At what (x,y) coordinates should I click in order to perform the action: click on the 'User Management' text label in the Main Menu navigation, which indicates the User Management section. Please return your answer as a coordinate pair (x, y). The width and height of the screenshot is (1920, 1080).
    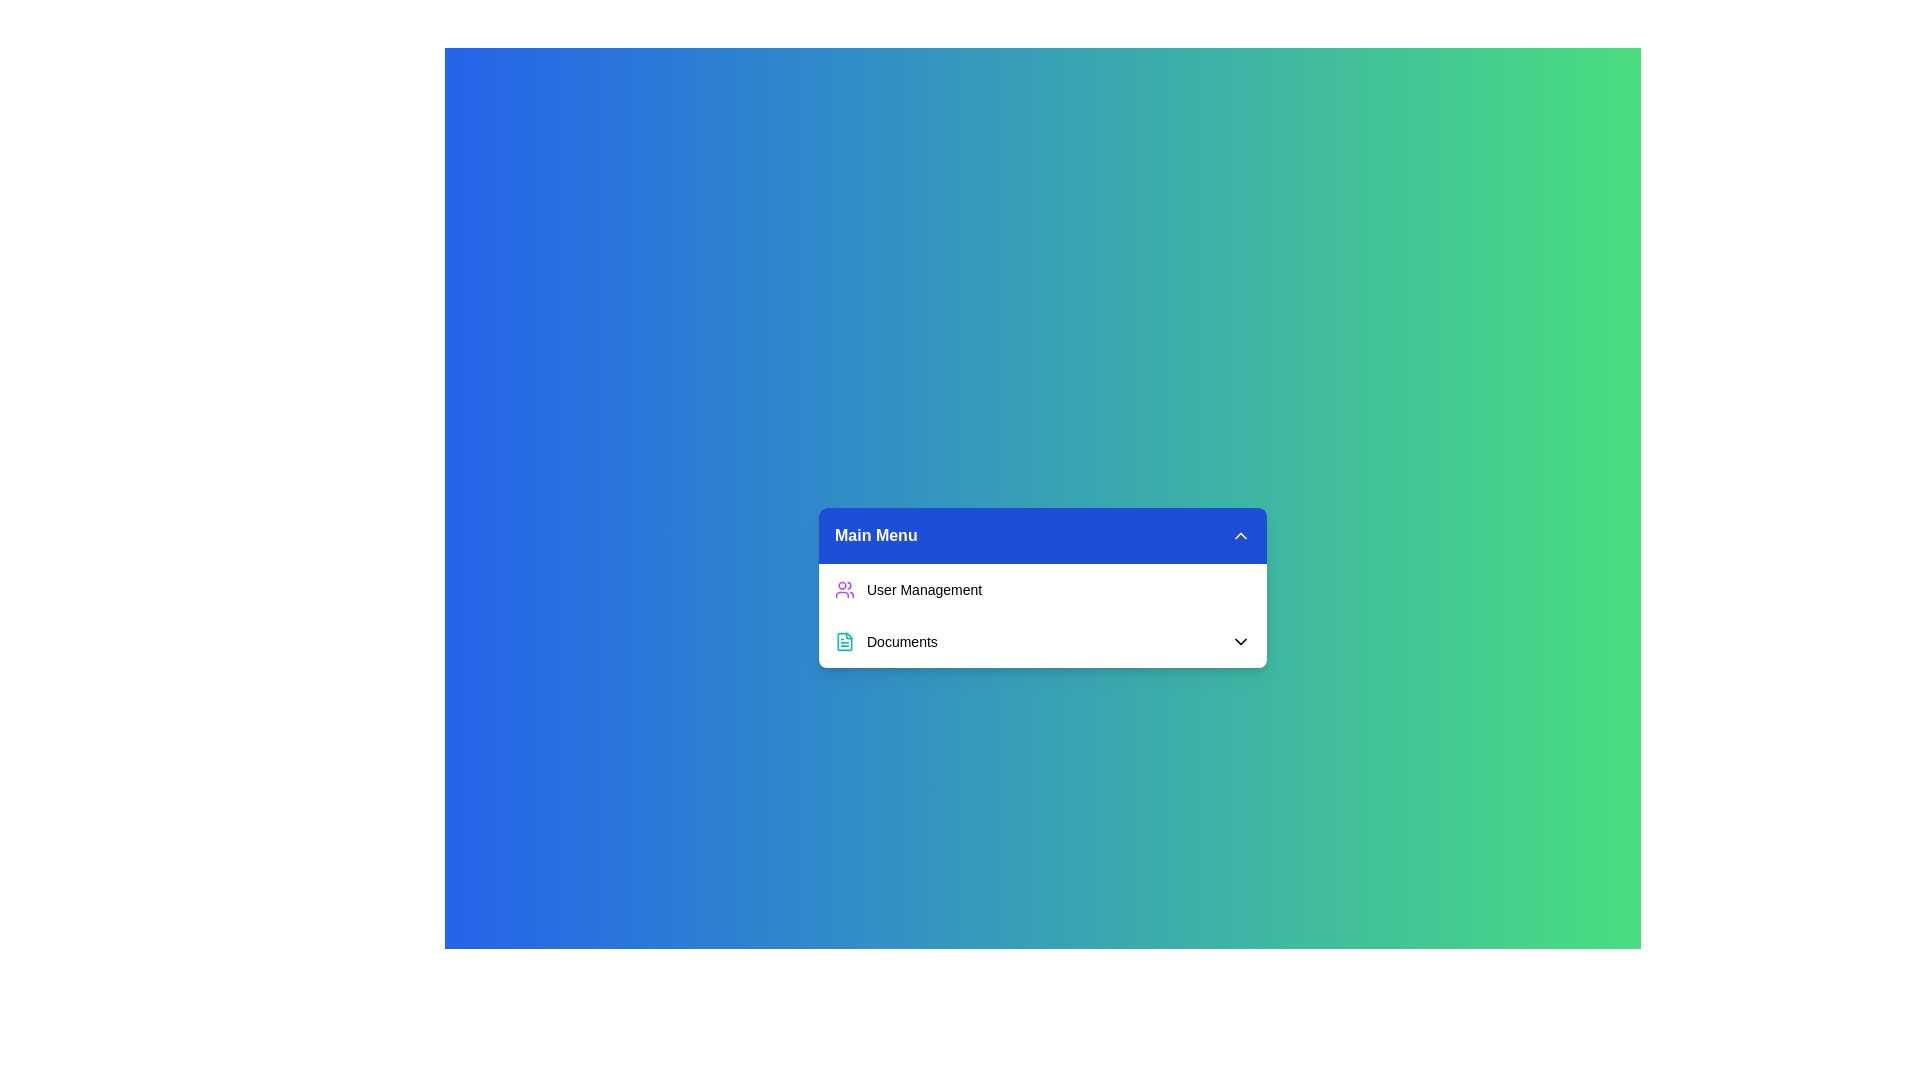
    Looking at the image, I should click on (923, 589).